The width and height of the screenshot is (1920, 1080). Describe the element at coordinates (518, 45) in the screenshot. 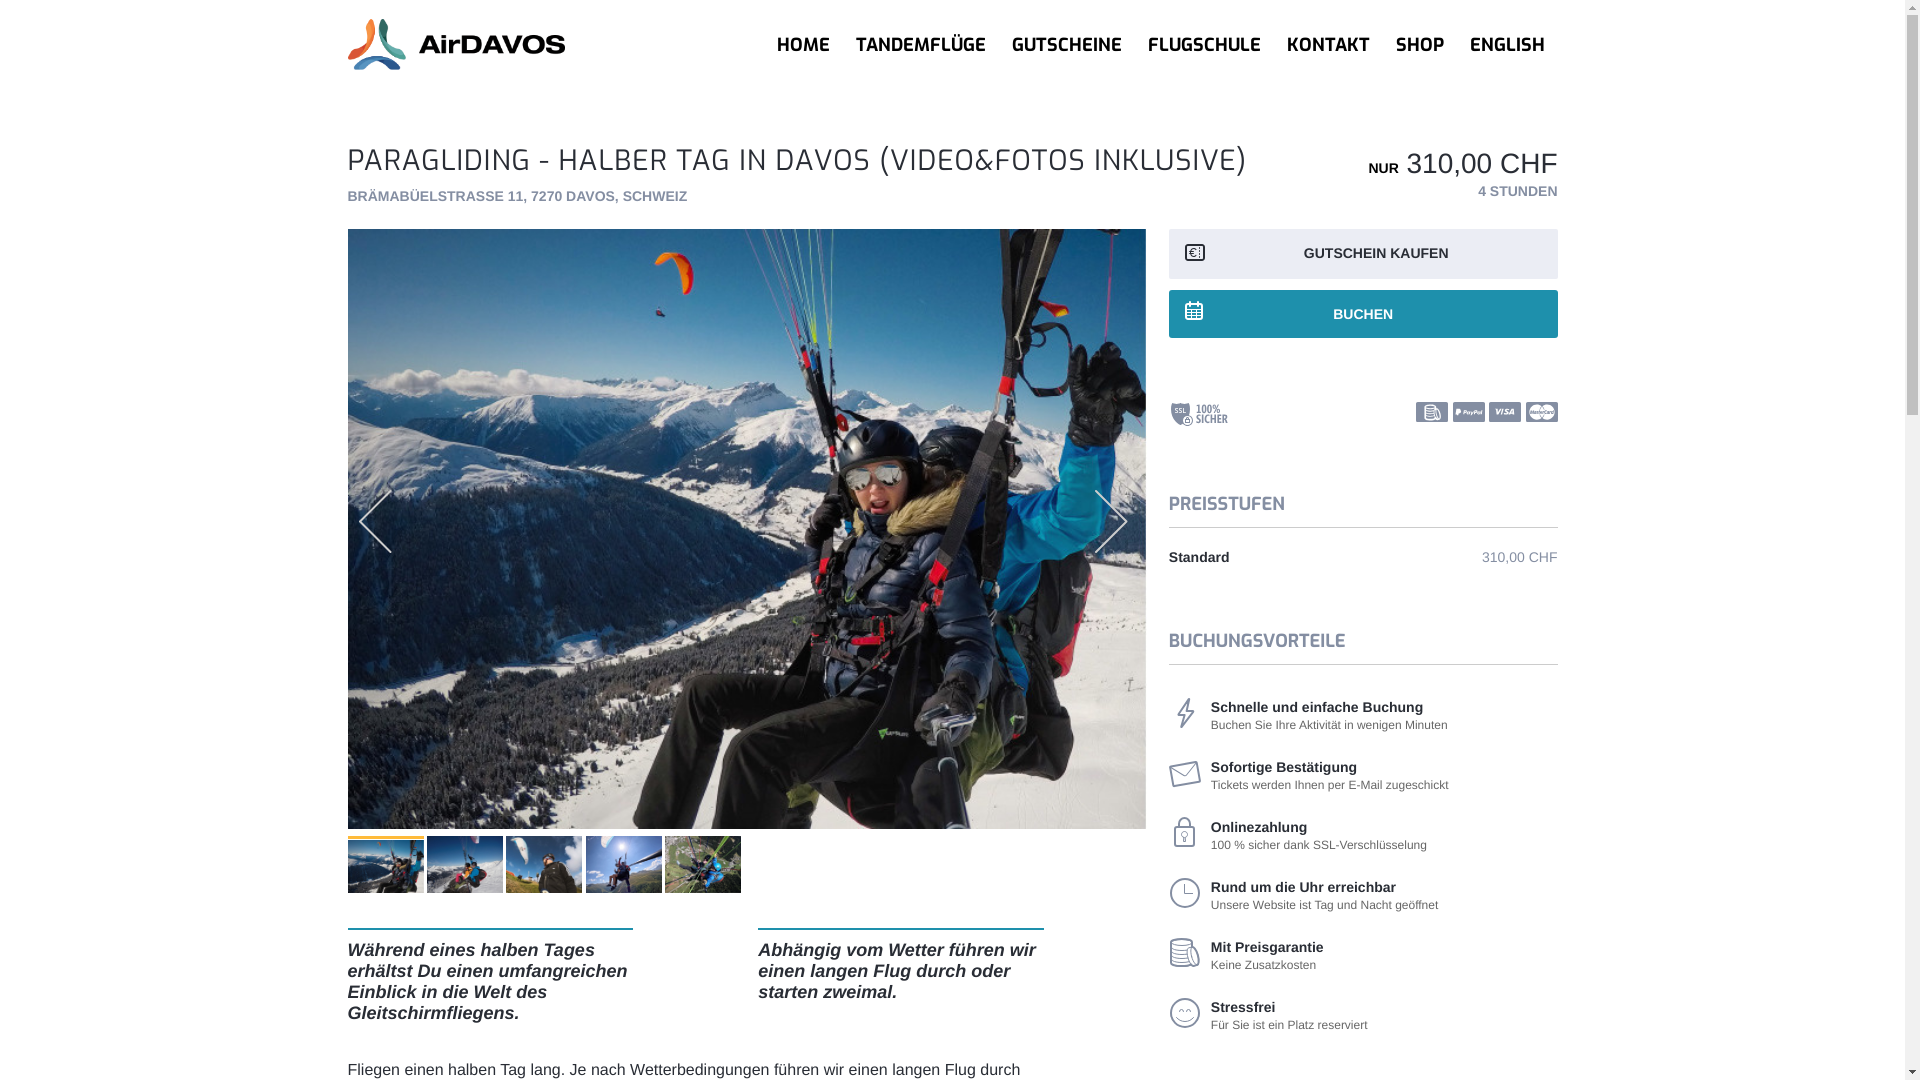

I see `'AirDavosParagliding-Logo'` at that location.